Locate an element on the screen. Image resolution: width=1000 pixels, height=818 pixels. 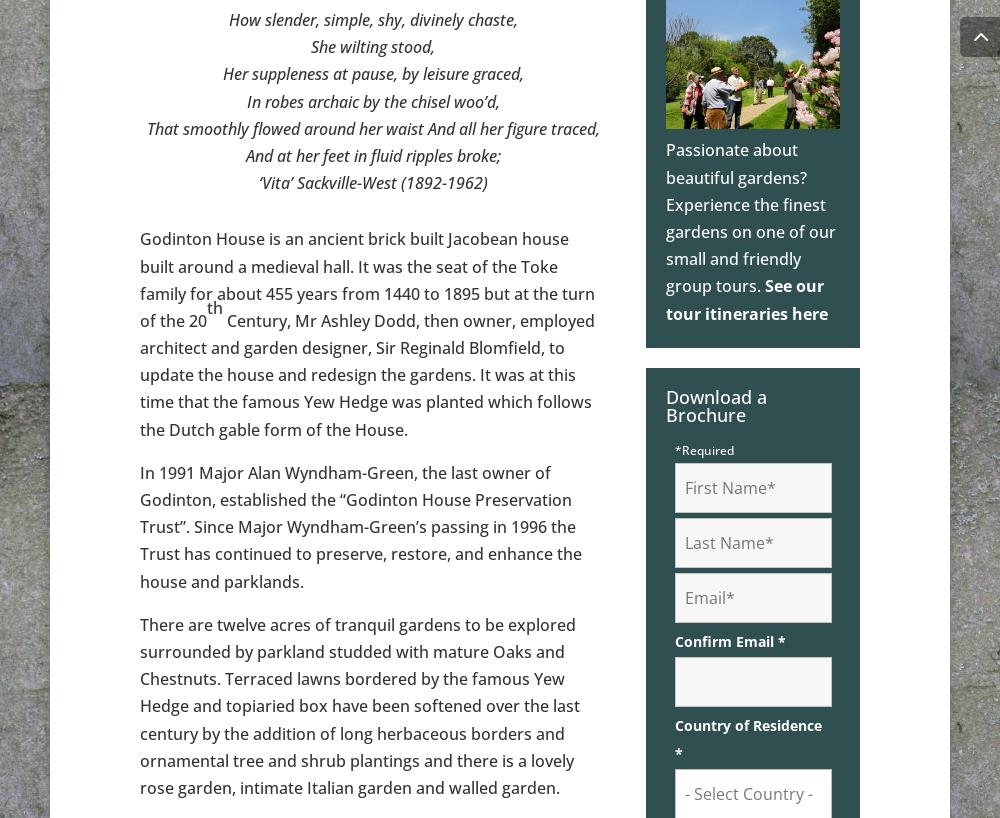
'She wilting stood,' is located at coordinates (372, 46).